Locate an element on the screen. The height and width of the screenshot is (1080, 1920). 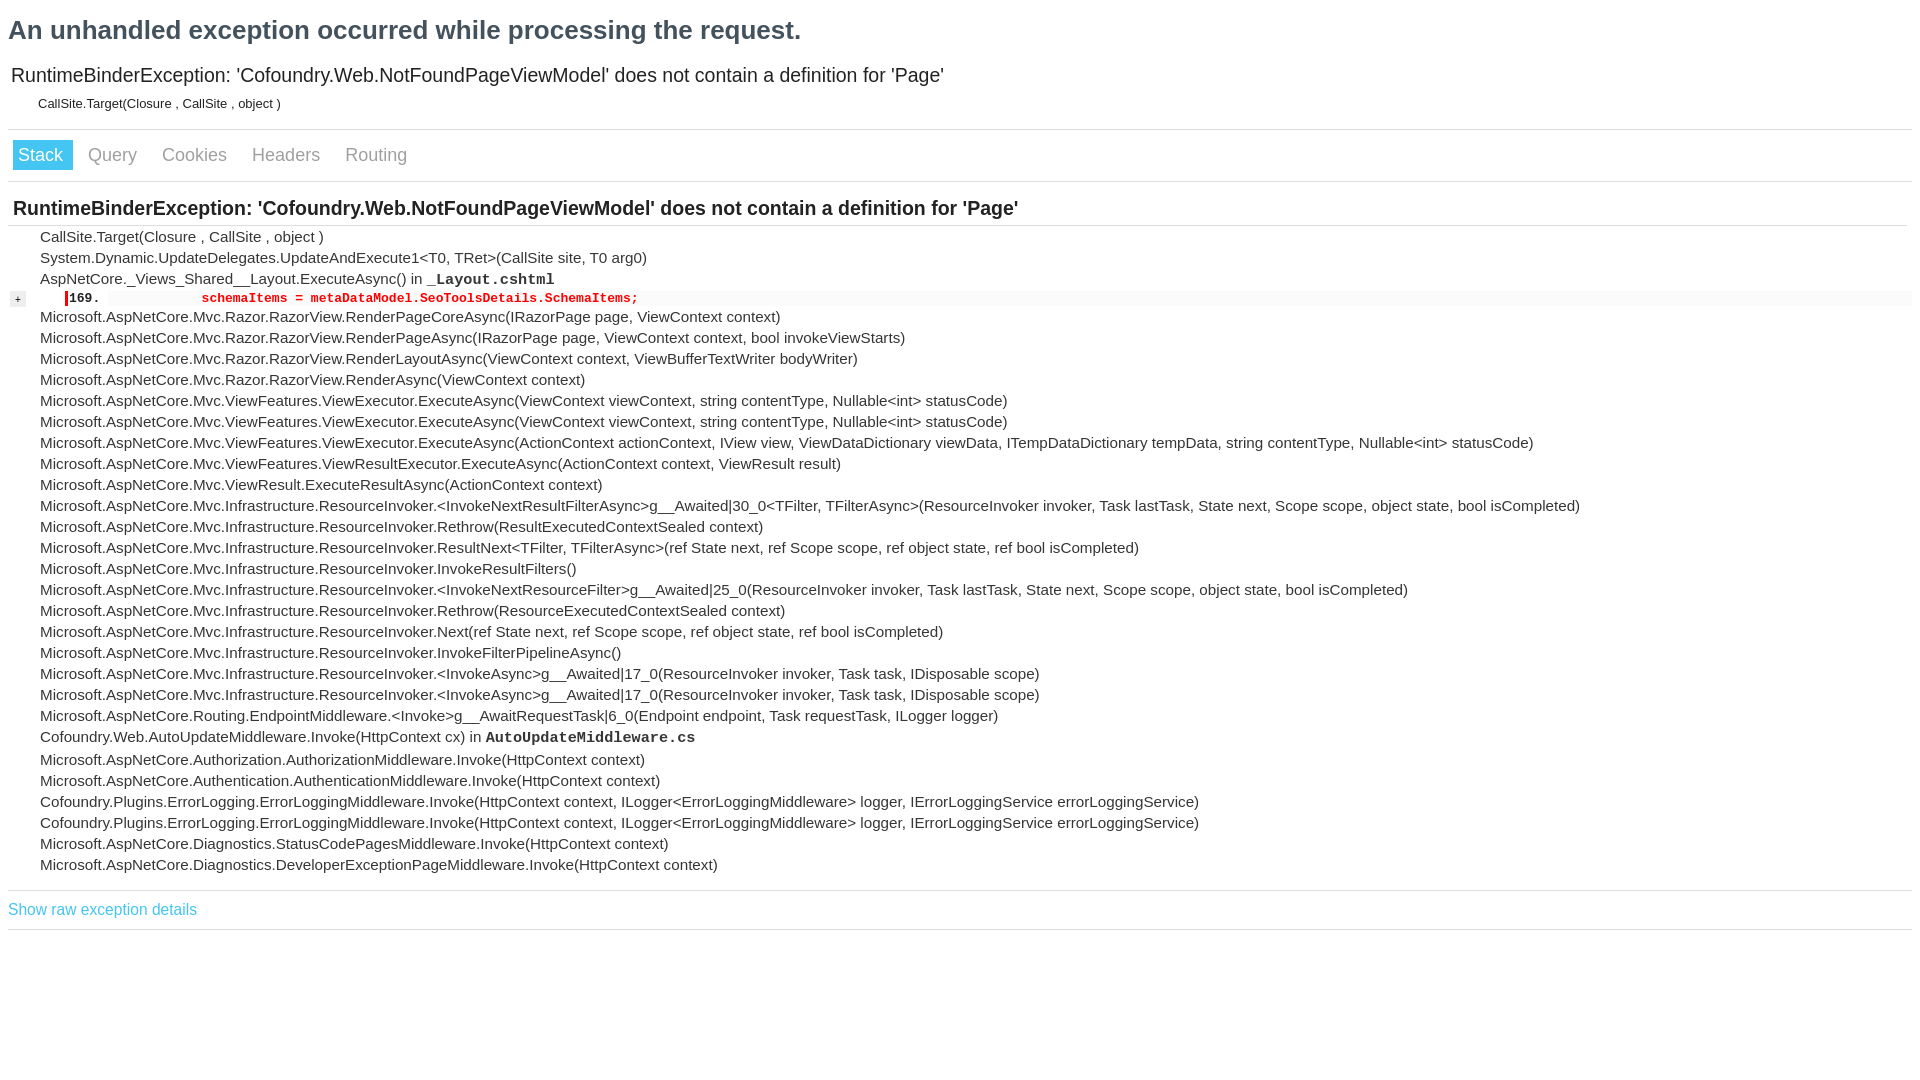
'+' is located at coordinates (18, 299).